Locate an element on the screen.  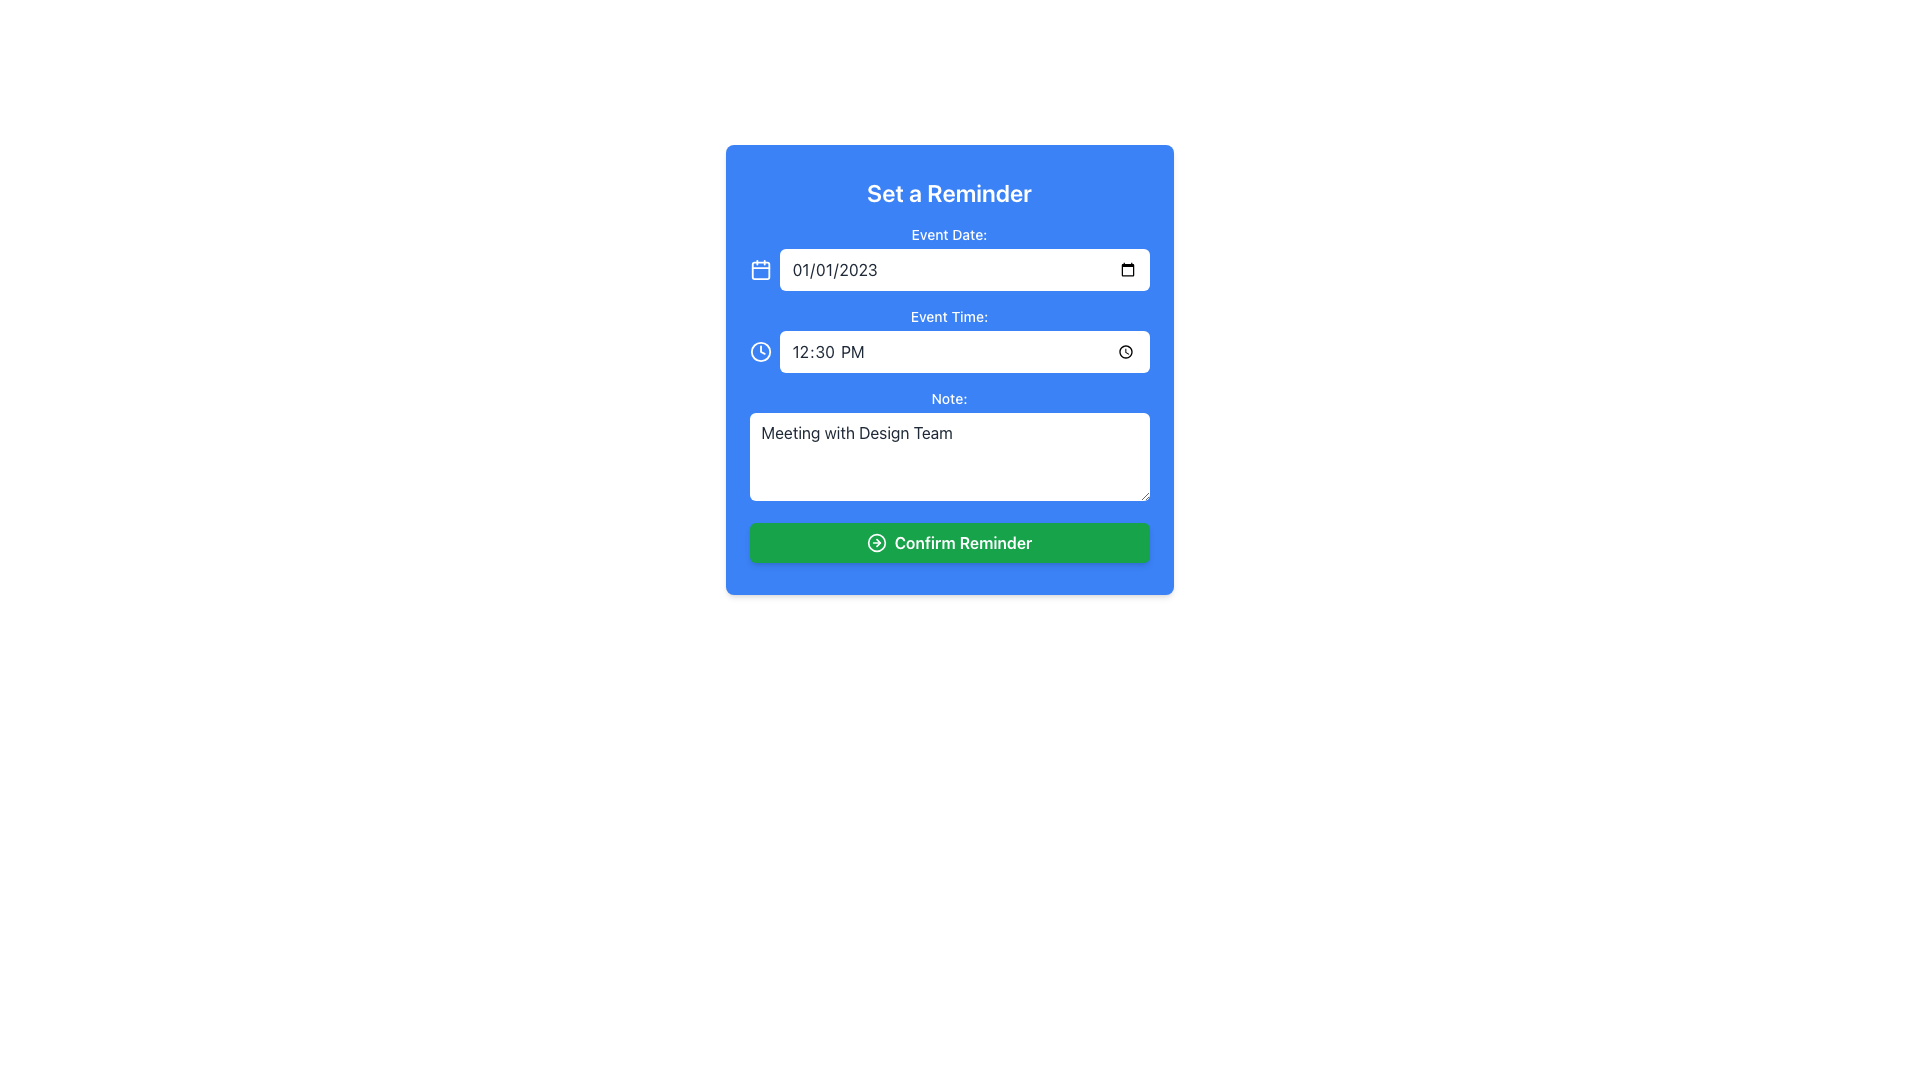
the Date Input Field in the 'Event Date' section is located at coordinates (964, 270).